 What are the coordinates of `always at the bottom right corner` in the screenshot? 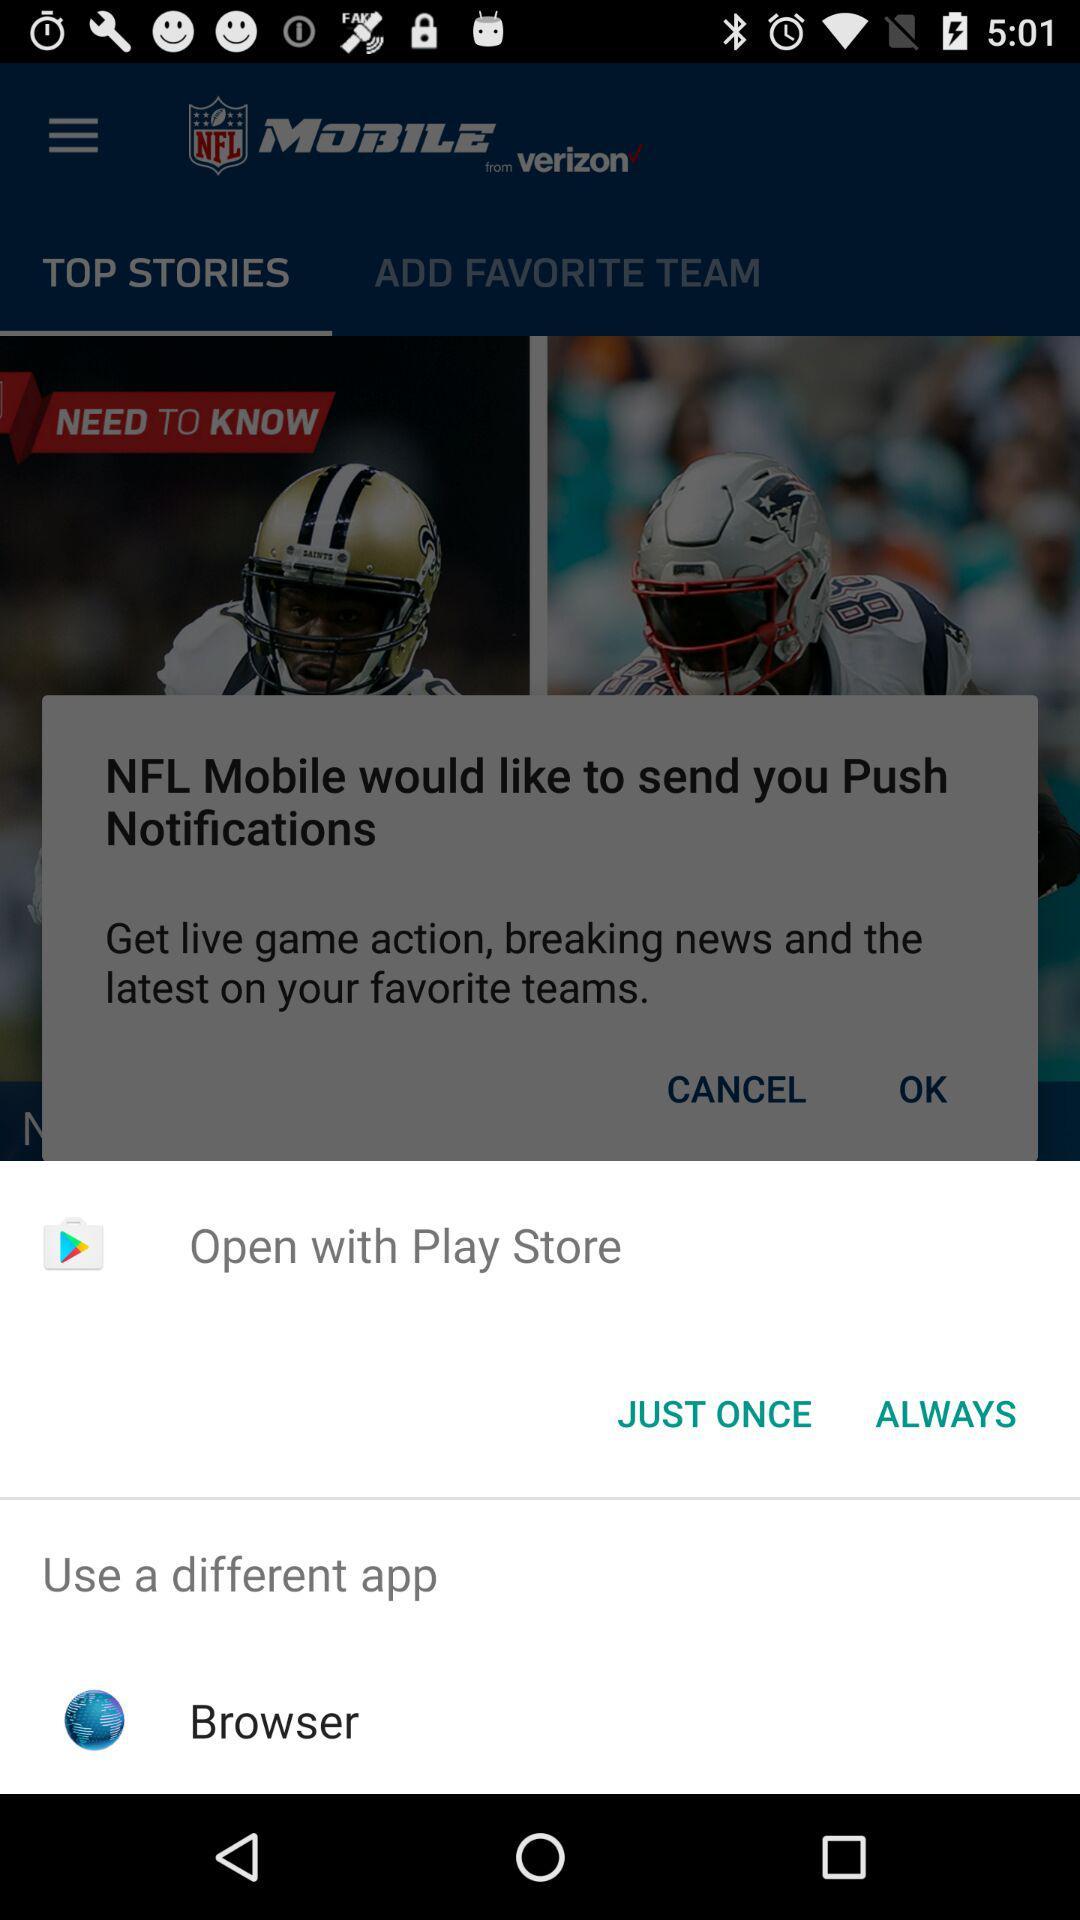 It's located at (945, 1411).